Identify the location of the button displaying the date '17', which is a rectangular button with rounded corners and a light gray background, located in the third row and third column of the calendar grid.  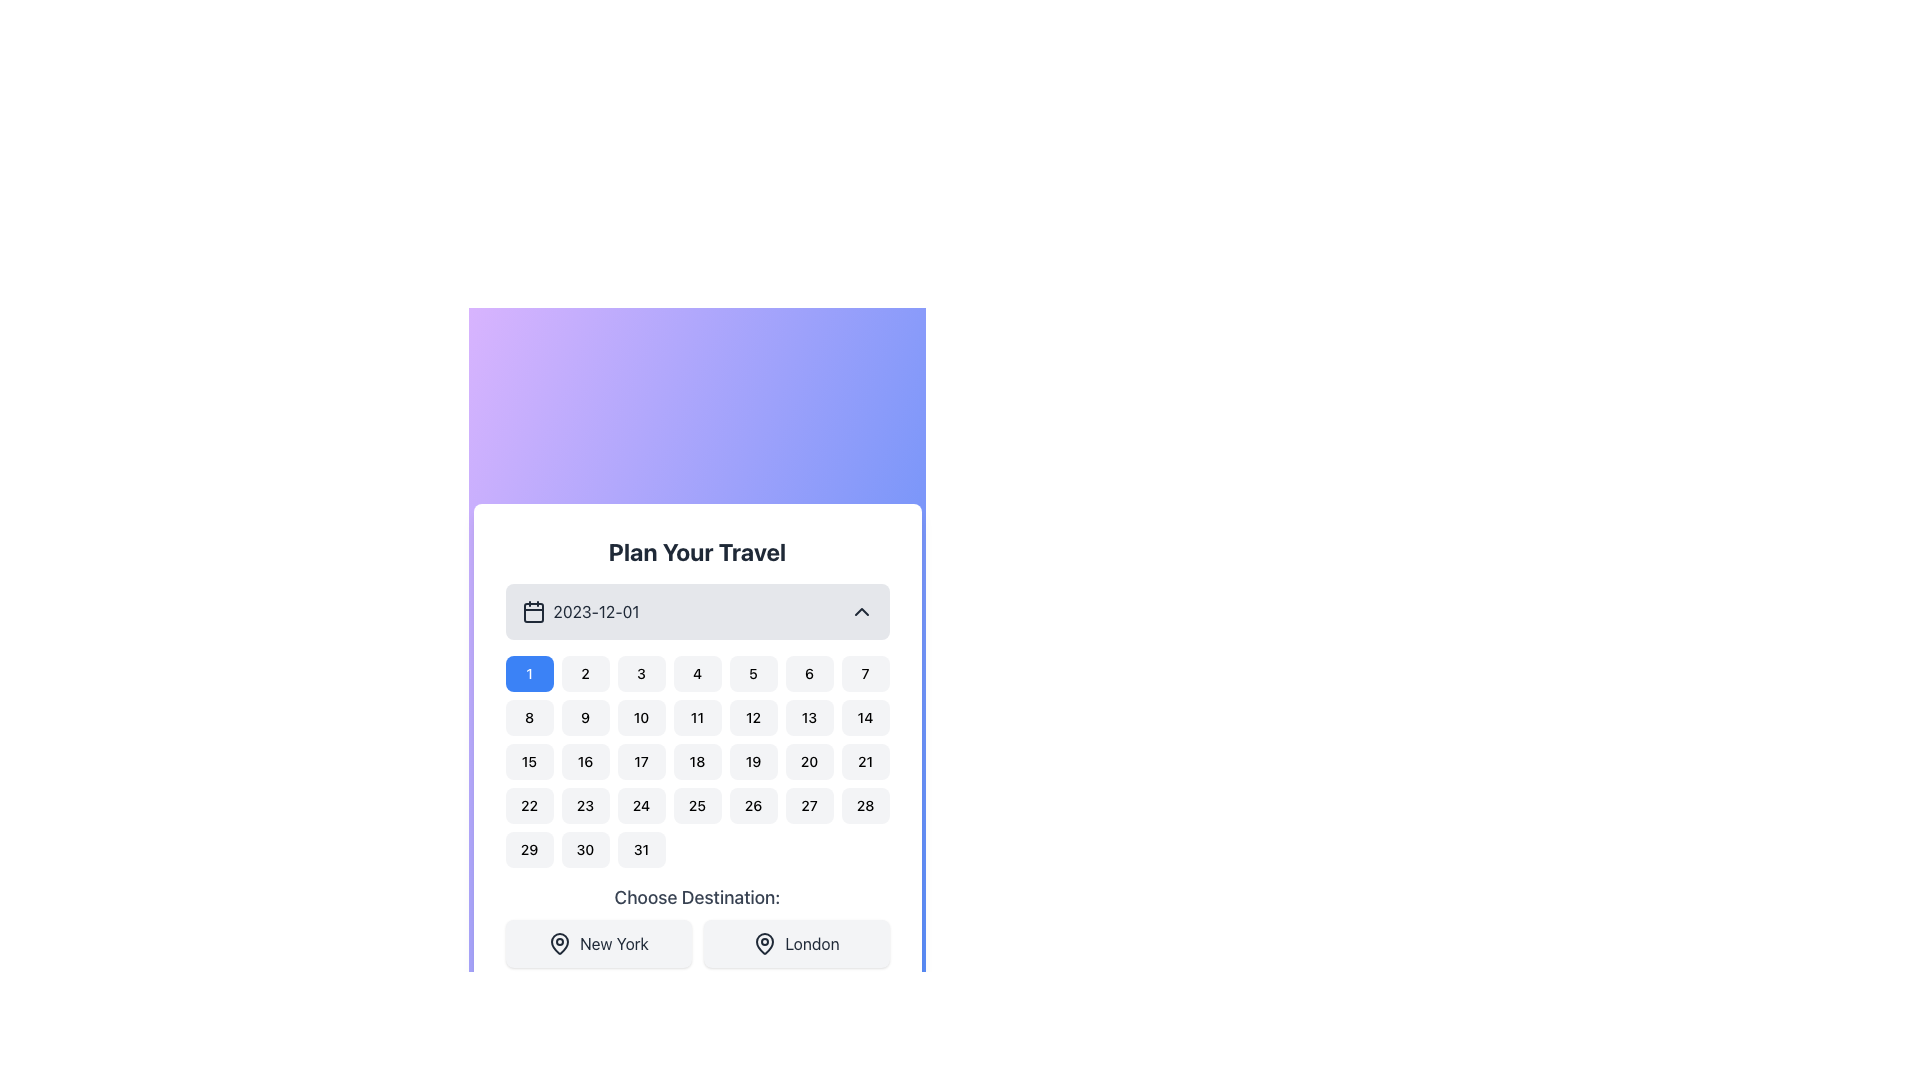
(641, 762).